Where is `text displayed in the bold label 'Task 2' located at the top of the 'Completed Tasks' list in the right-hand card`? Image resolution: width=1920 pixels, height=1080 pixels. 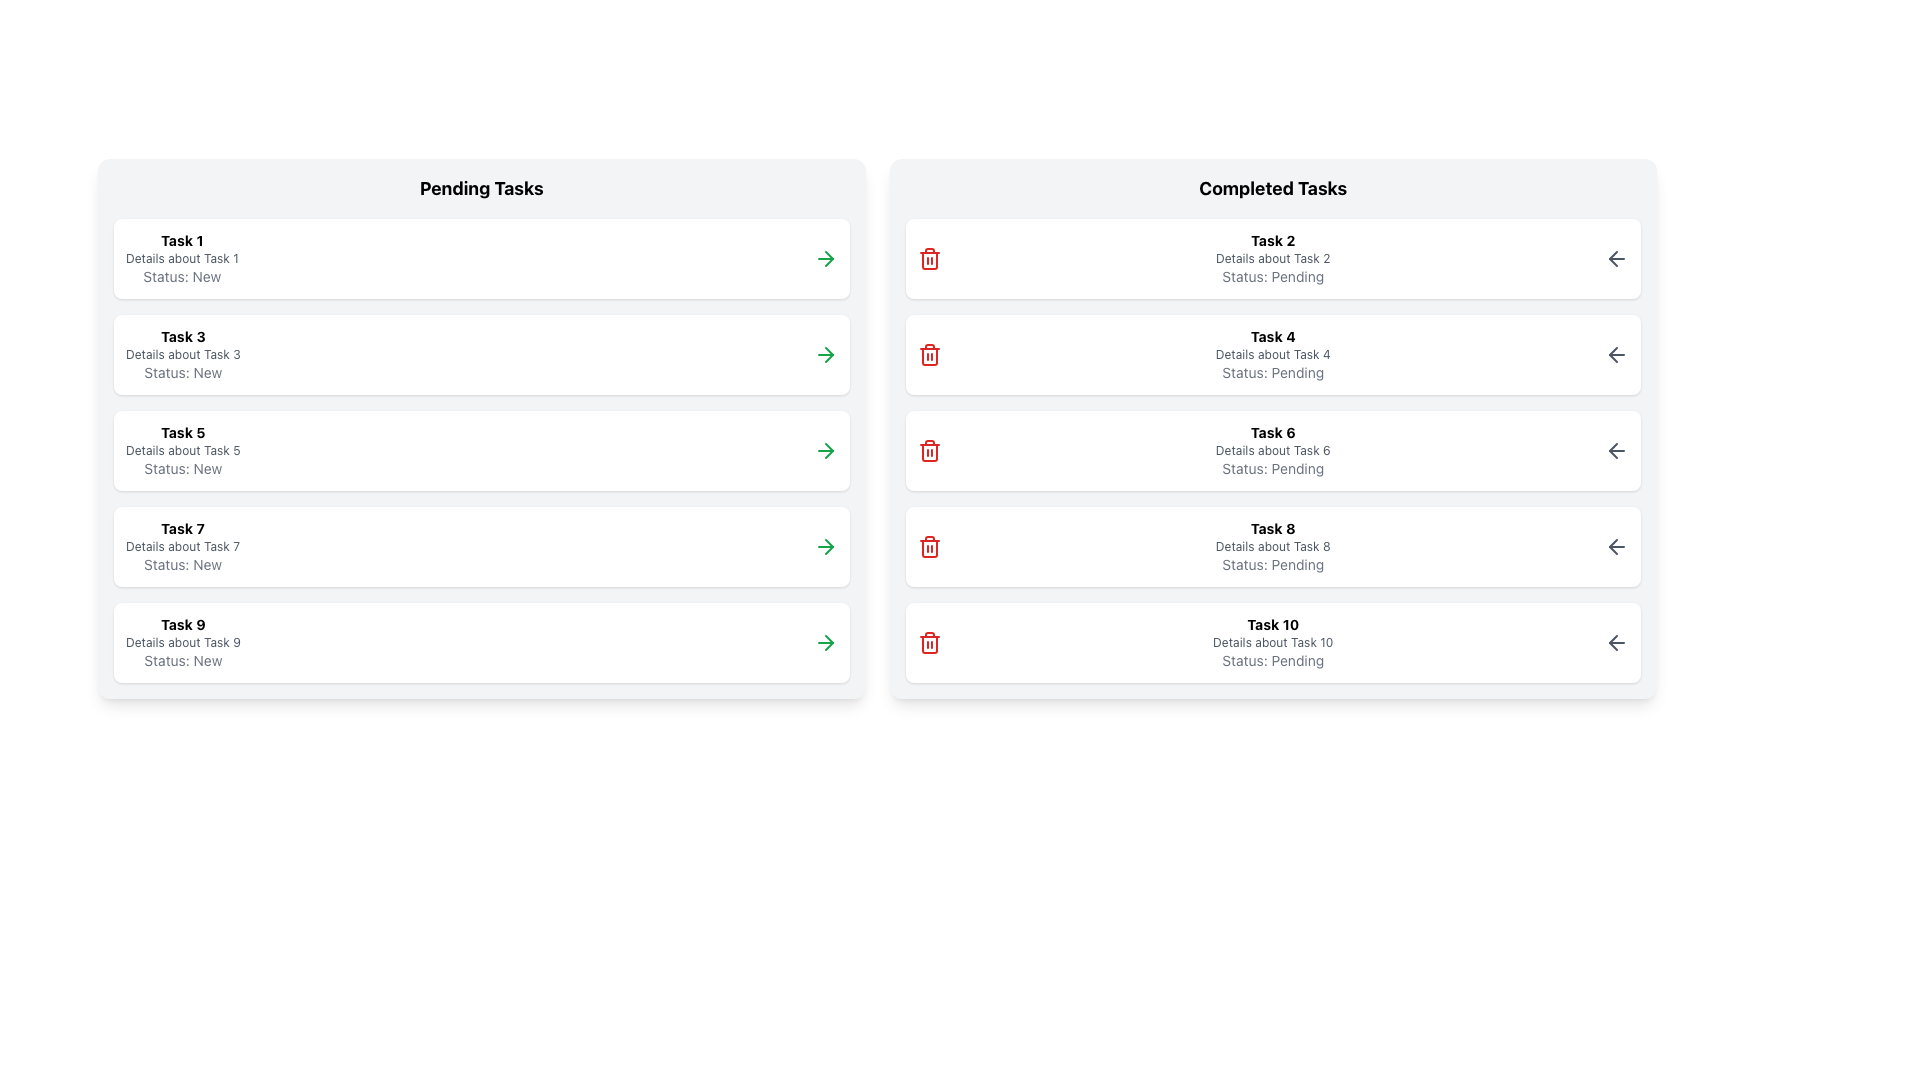 text displayed in the bold label 'Task 2' located at the top of the 'Completed Tasks' list in the right-hand card is located at coordinates (1272, 239).